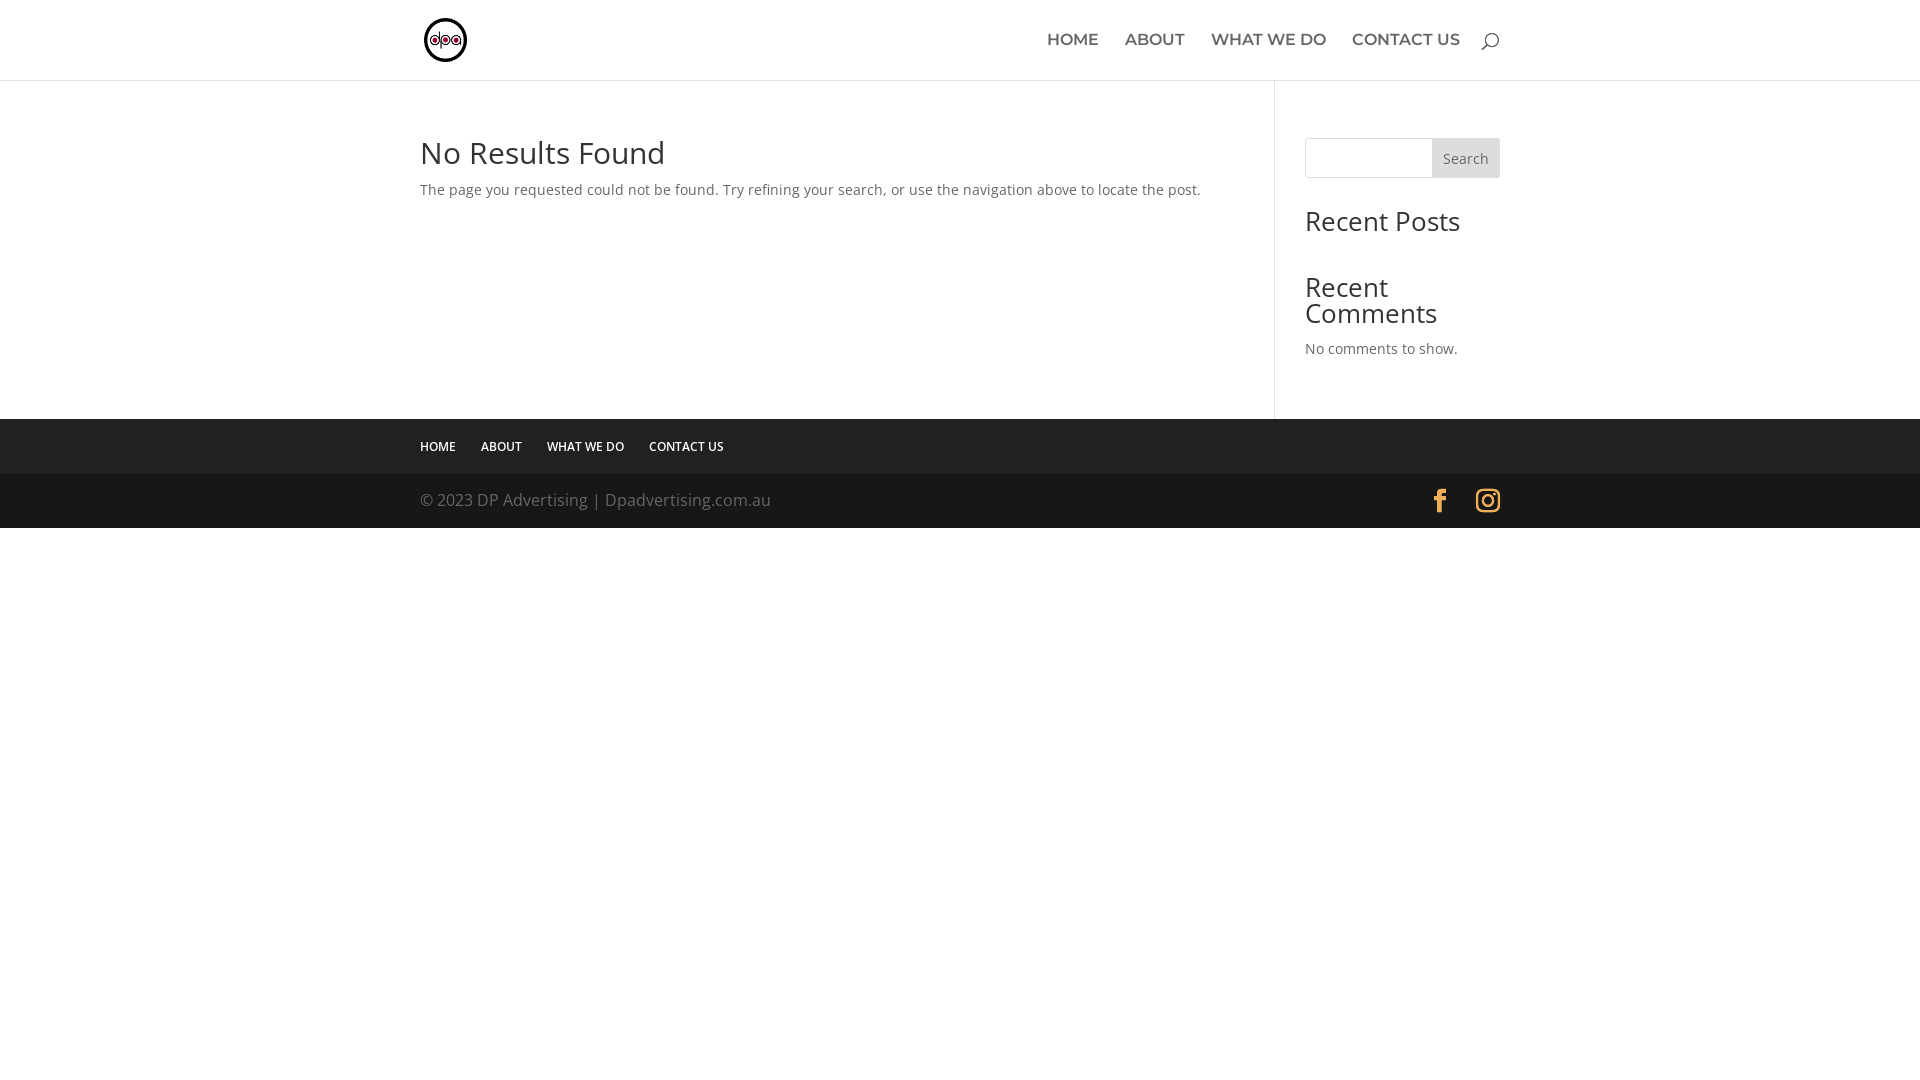  What do you see at coordinates (480, 445) in the screenshot?
I see `'ABOUT'` at bounding box center [480, 445].